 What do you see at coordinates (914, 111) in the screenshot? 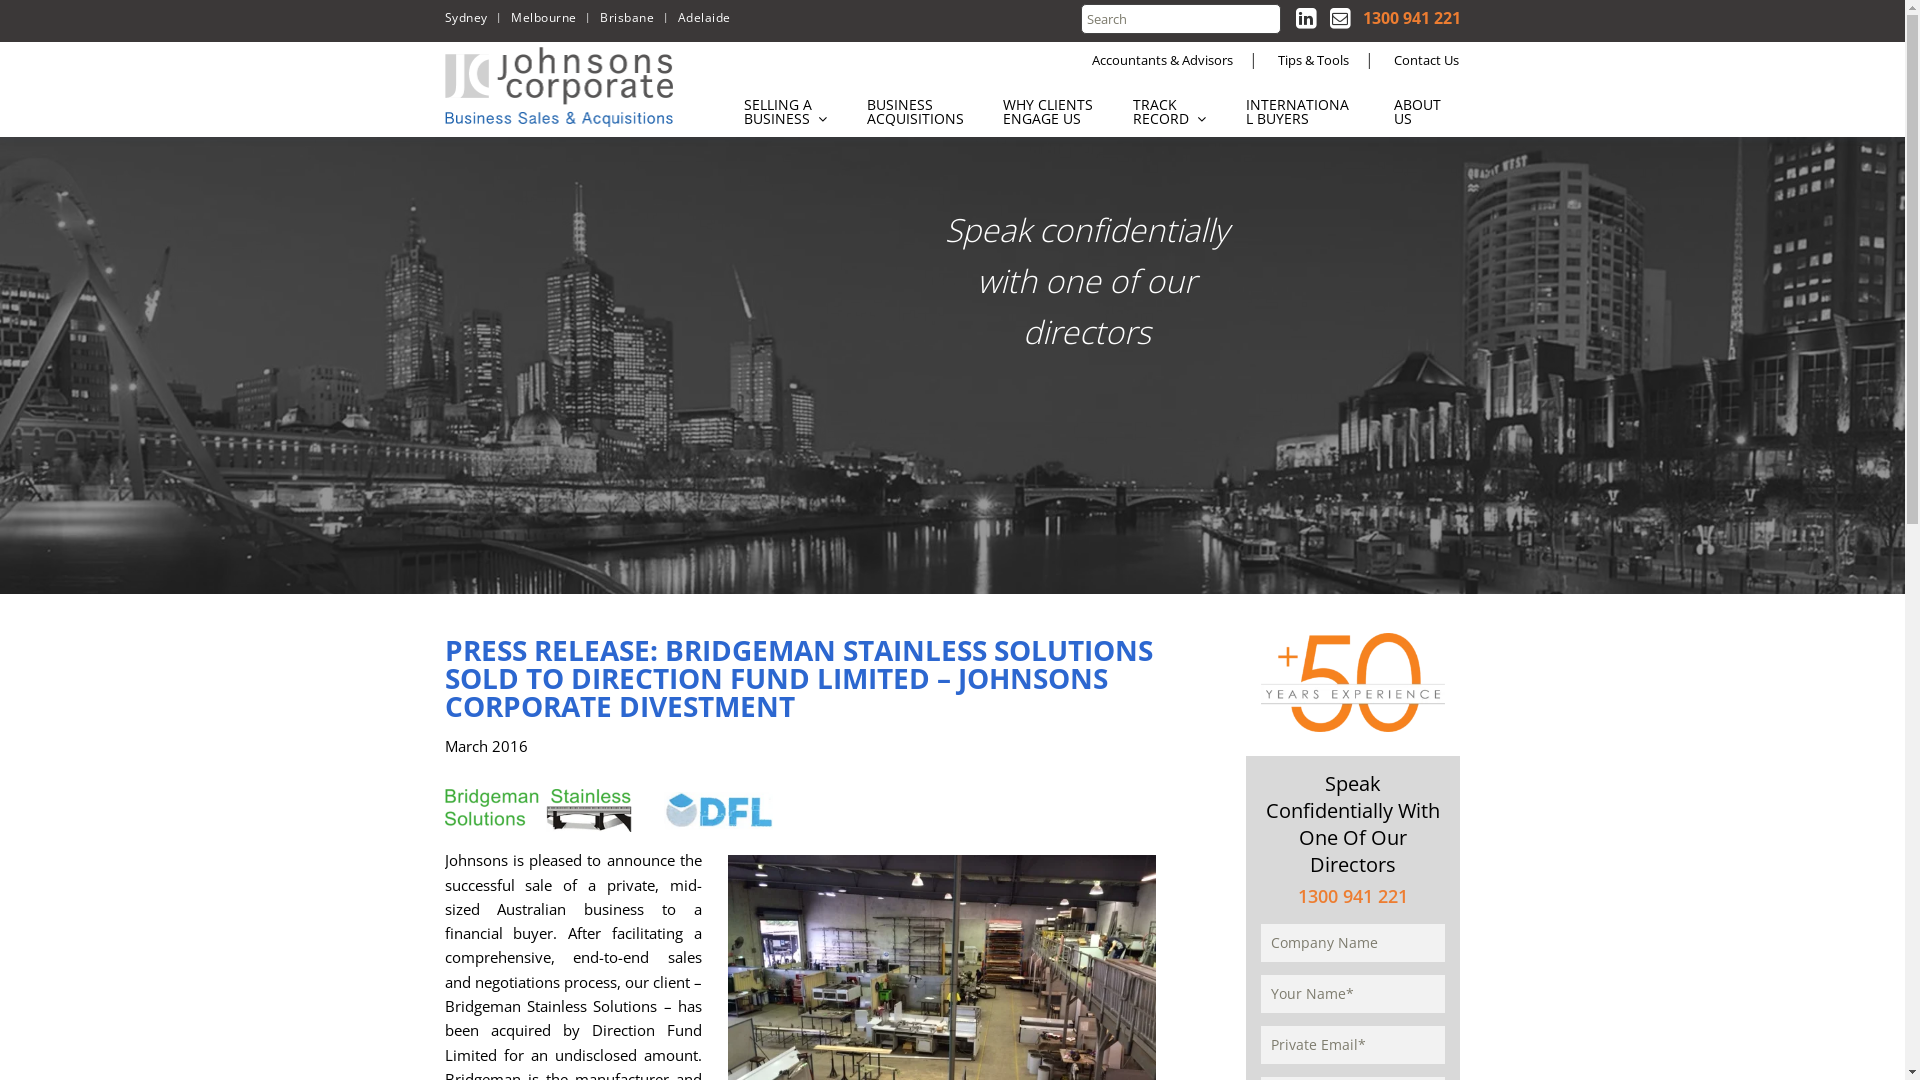
I see `'BUSINESS` at bounding box center [914, 111].